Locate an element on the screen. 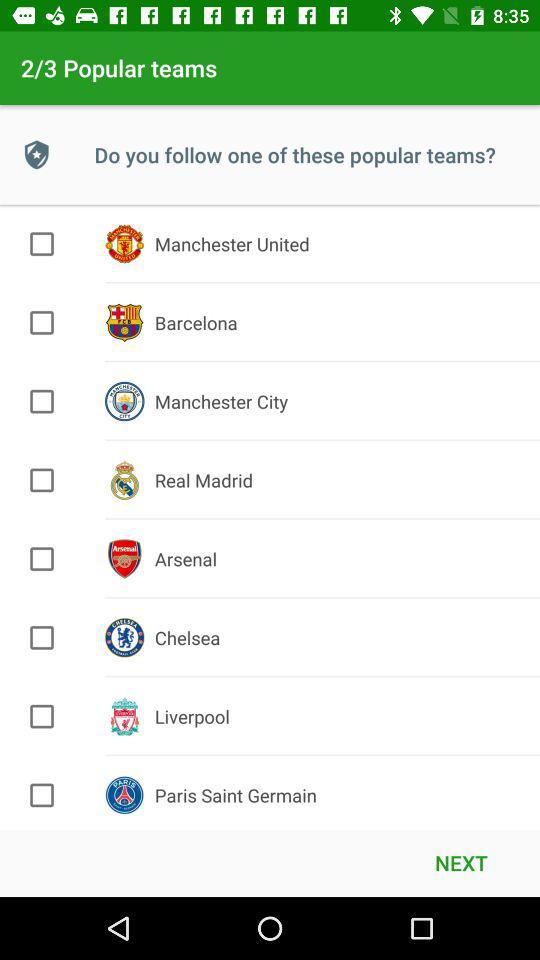 The height and width of the screenshot is (960, 540). the image right to third check box is located at coordinates (124, 400).